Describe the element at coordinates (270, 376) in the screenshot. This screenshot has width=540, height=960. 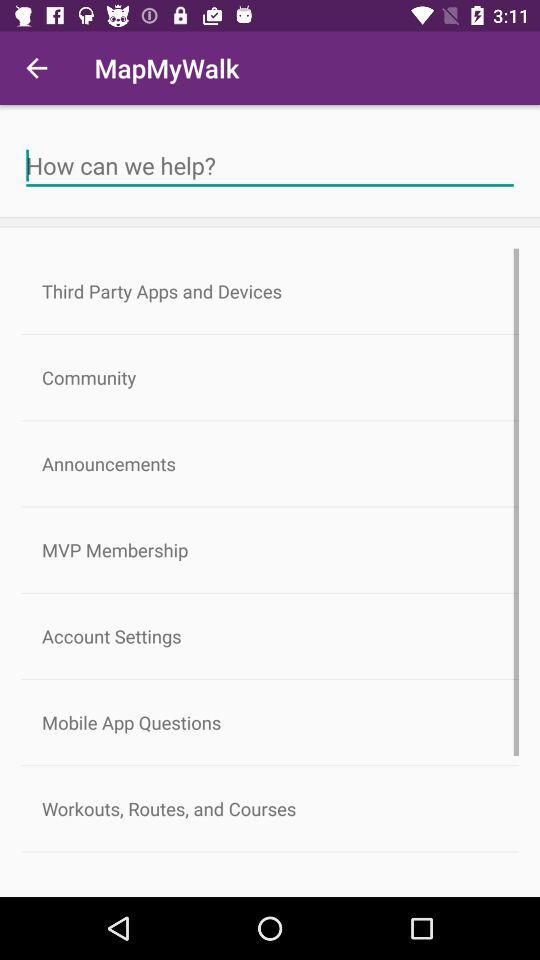
I see `item below the third party apps item` at that location.